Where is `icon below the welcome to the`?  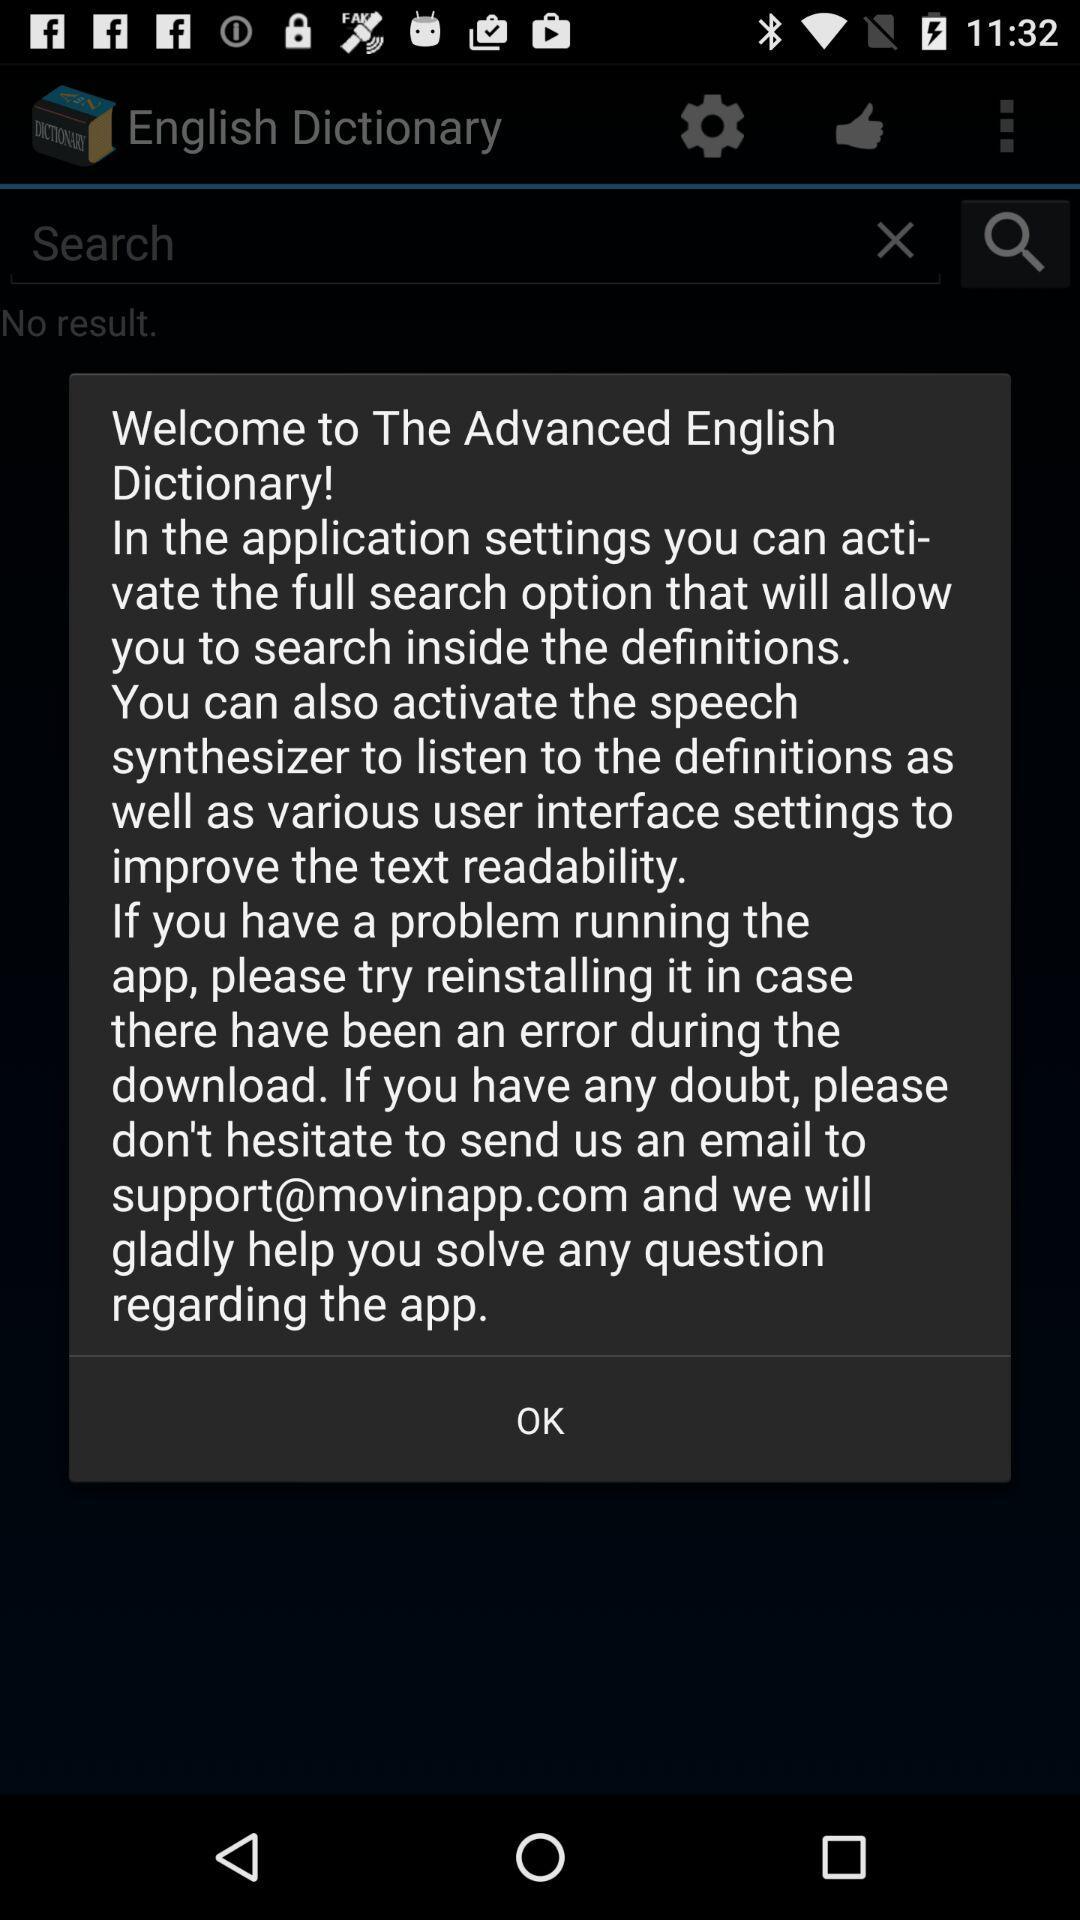
icon below the welcome to the is located at coordinates (540, 1418).